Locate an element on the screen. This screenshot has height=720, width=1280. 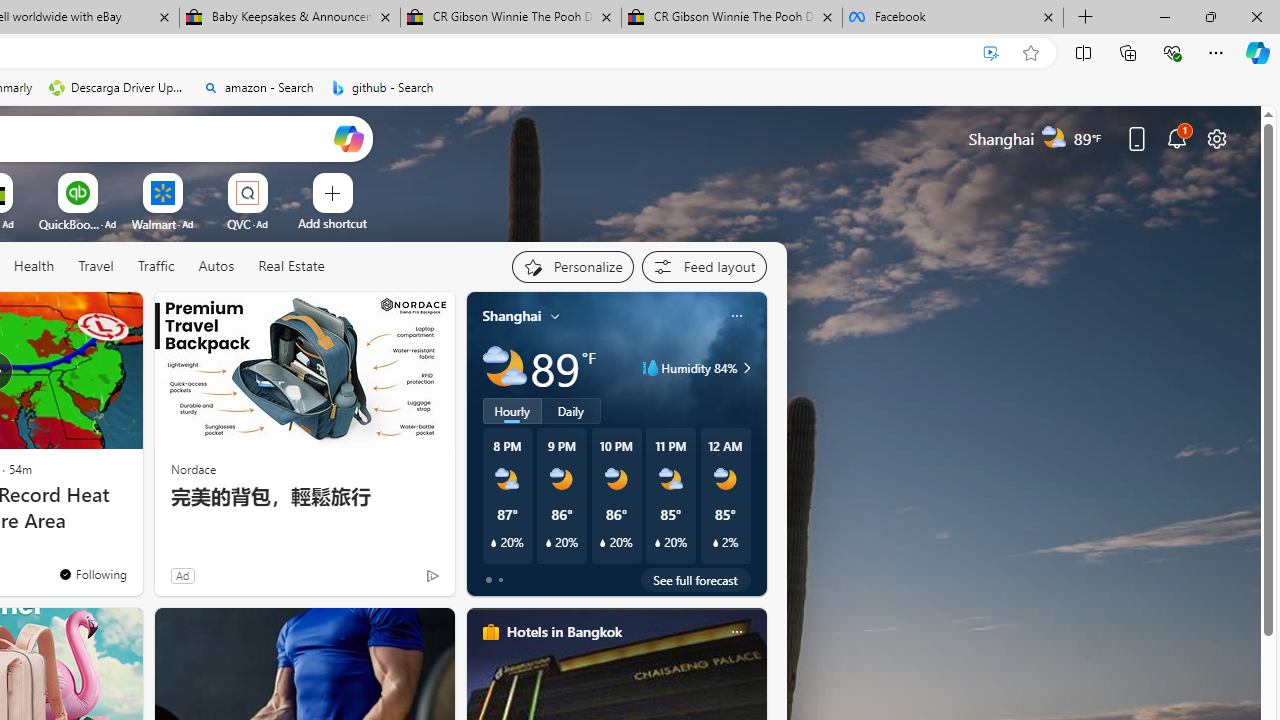
'Autos' is located at coordinates (216, 265).